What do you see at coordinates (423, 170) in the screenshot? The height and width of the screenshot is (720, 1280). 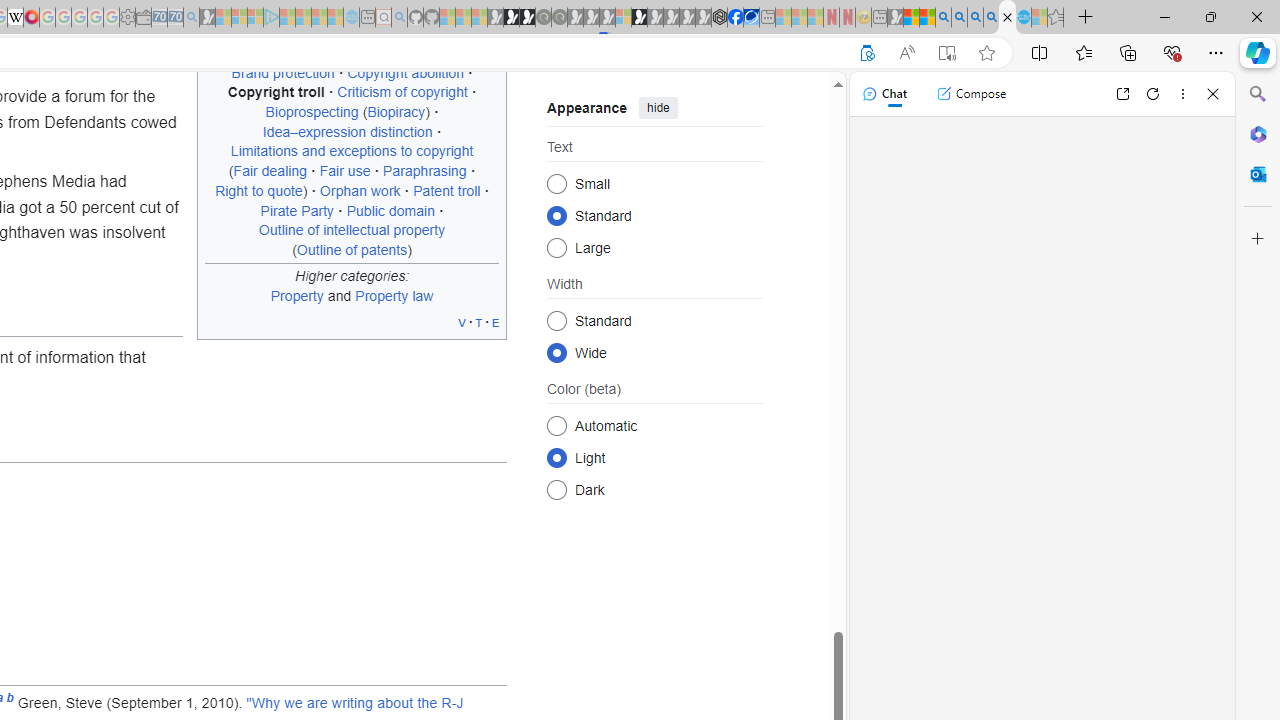 I see `'Paraphrasing'` at bounding box center [423, 170].